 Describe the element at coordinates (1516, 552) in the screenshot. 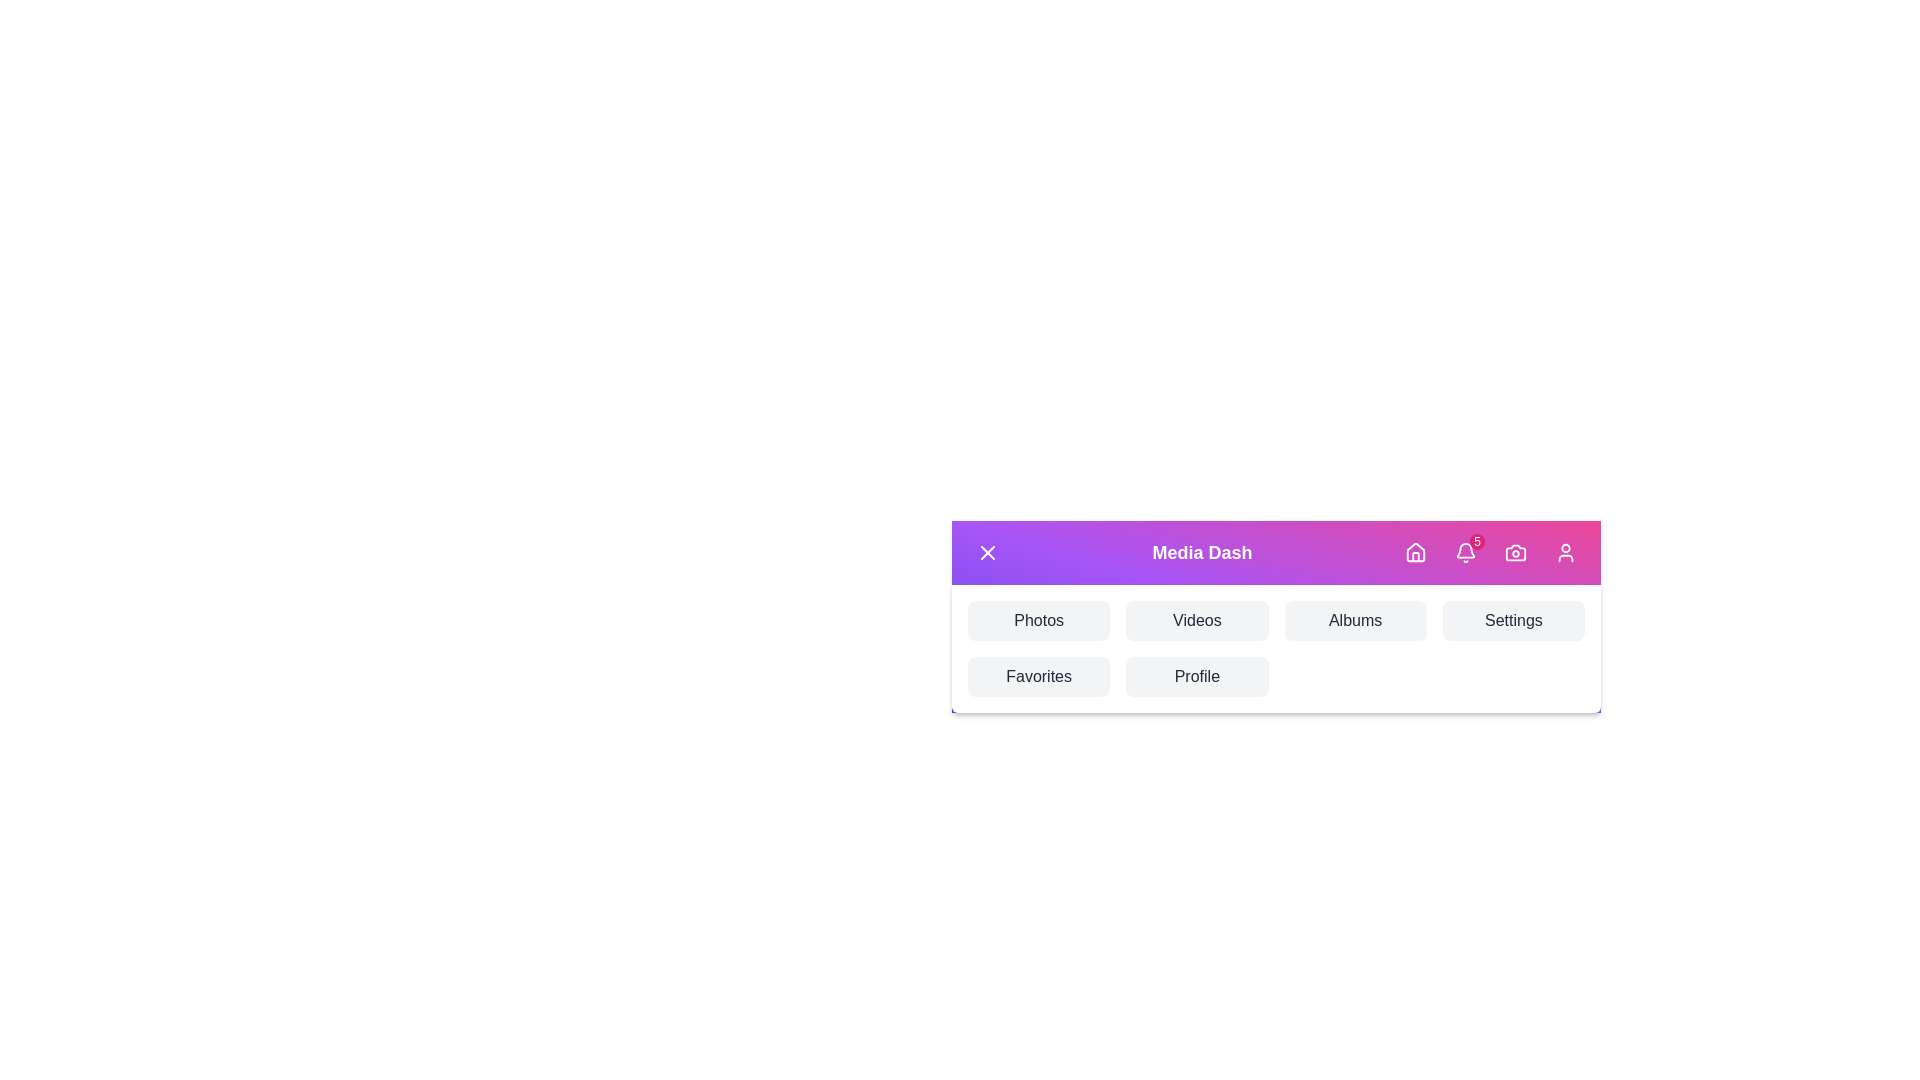

I see `the Camera icon in the VibrantMediaAppBar` at that location.